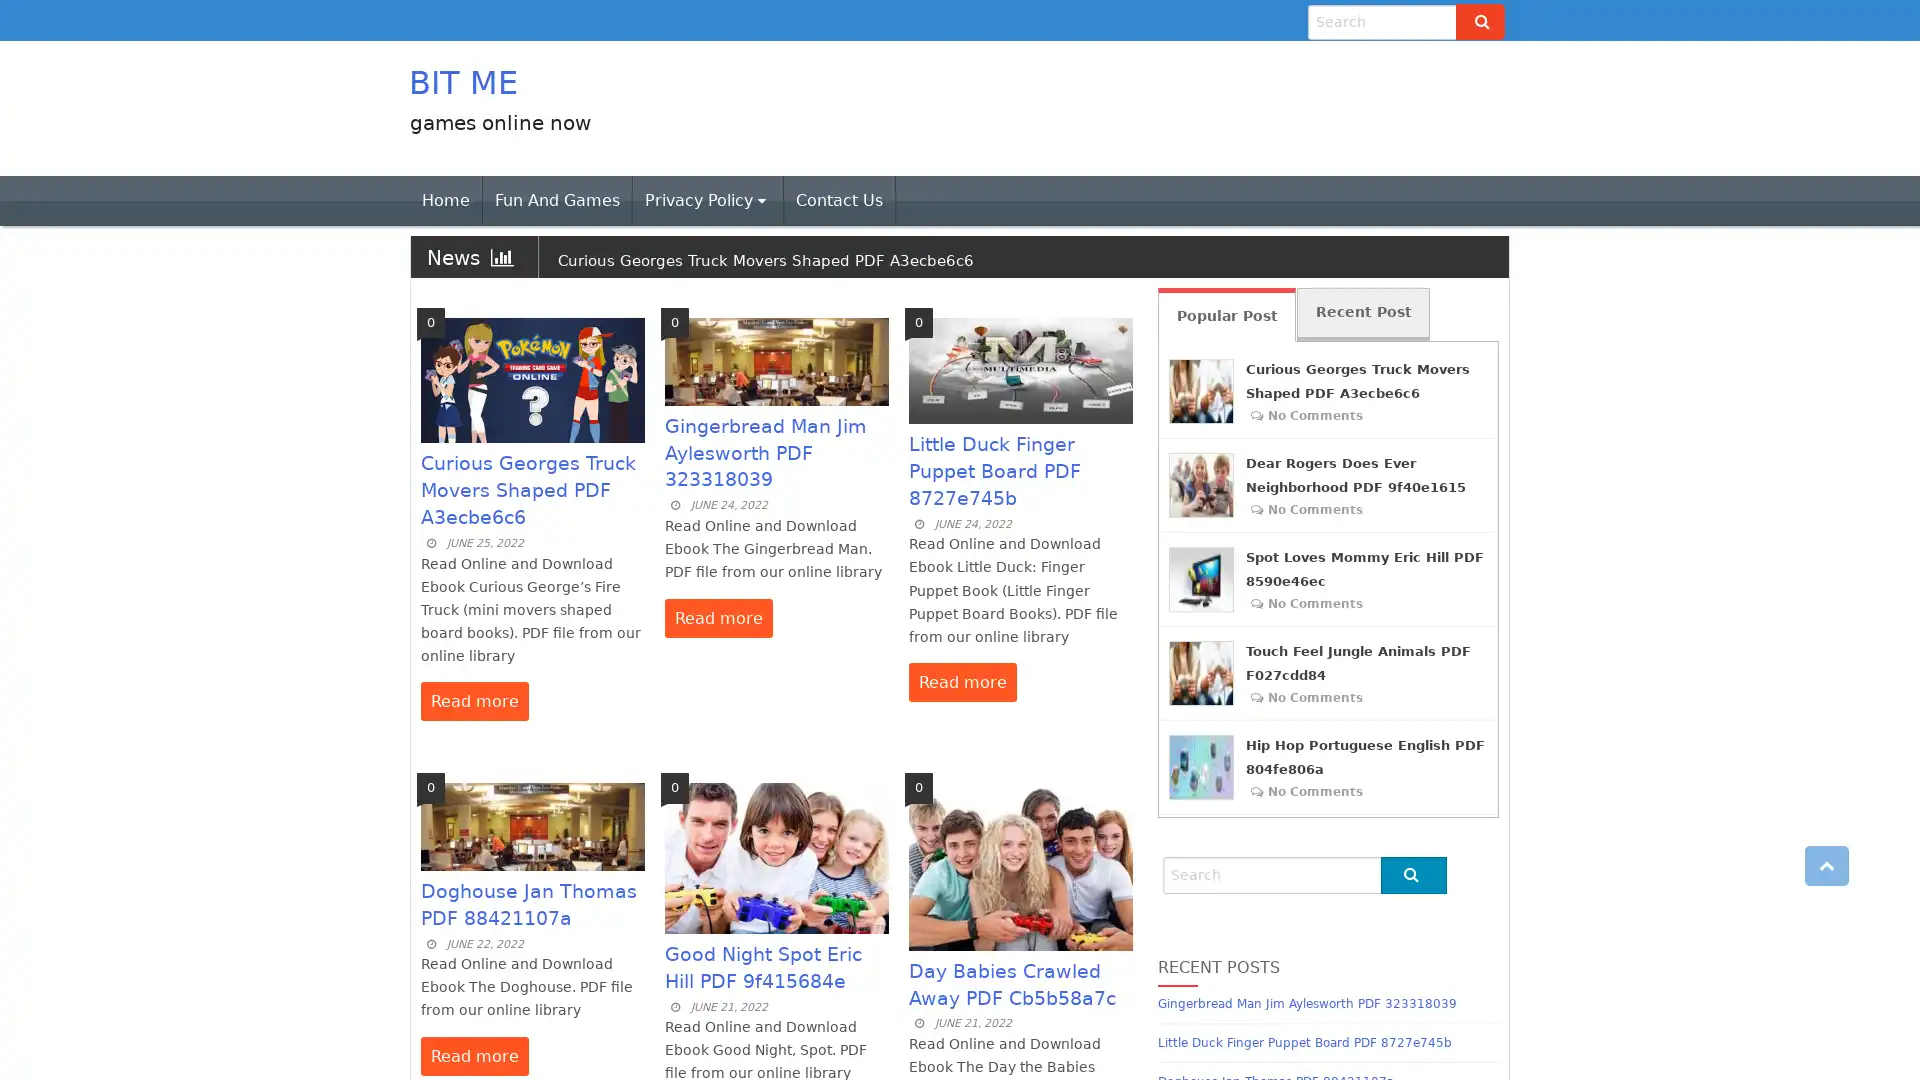 This screenshot has width=1920, height=1080. I want to click on Go, so click(1413, 873).